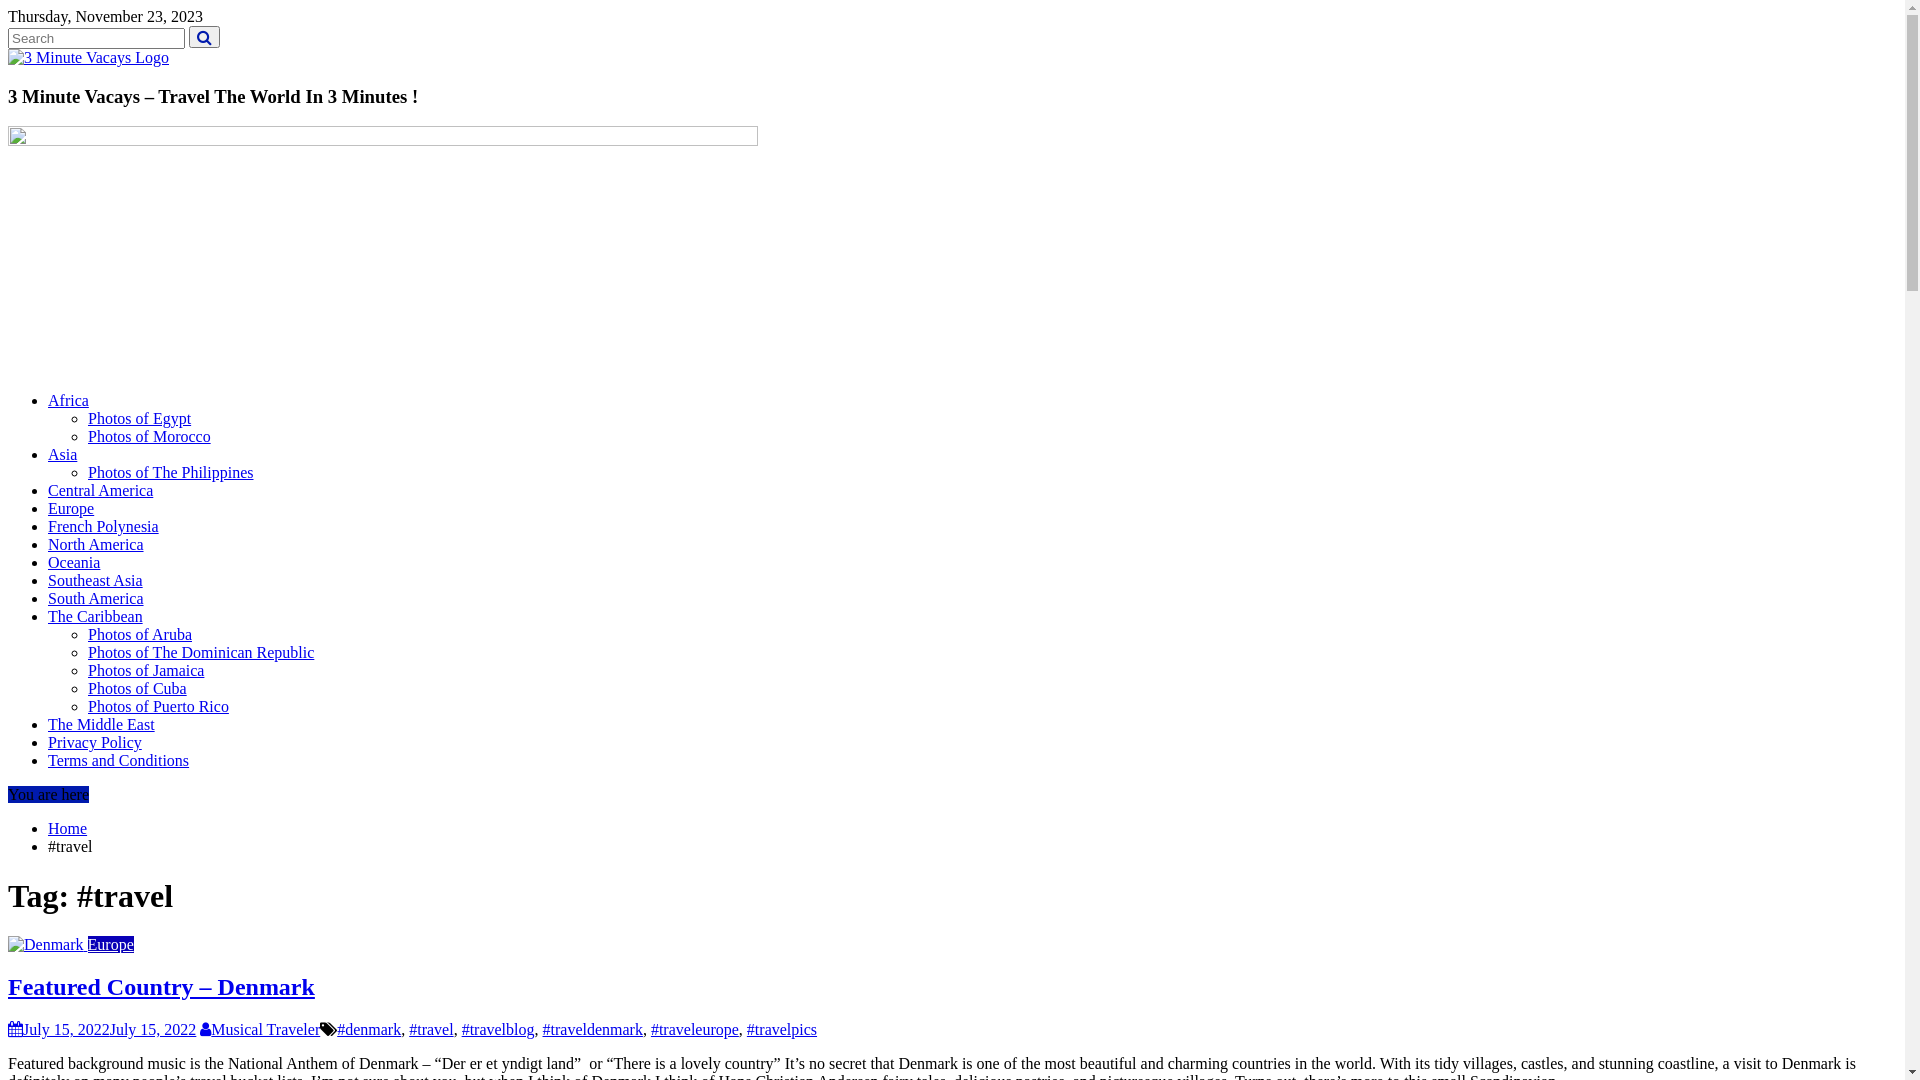  What do you see at coordinates (95, 544) in the screenshot?
I see `'North America'` at bounding box center [95, 544].